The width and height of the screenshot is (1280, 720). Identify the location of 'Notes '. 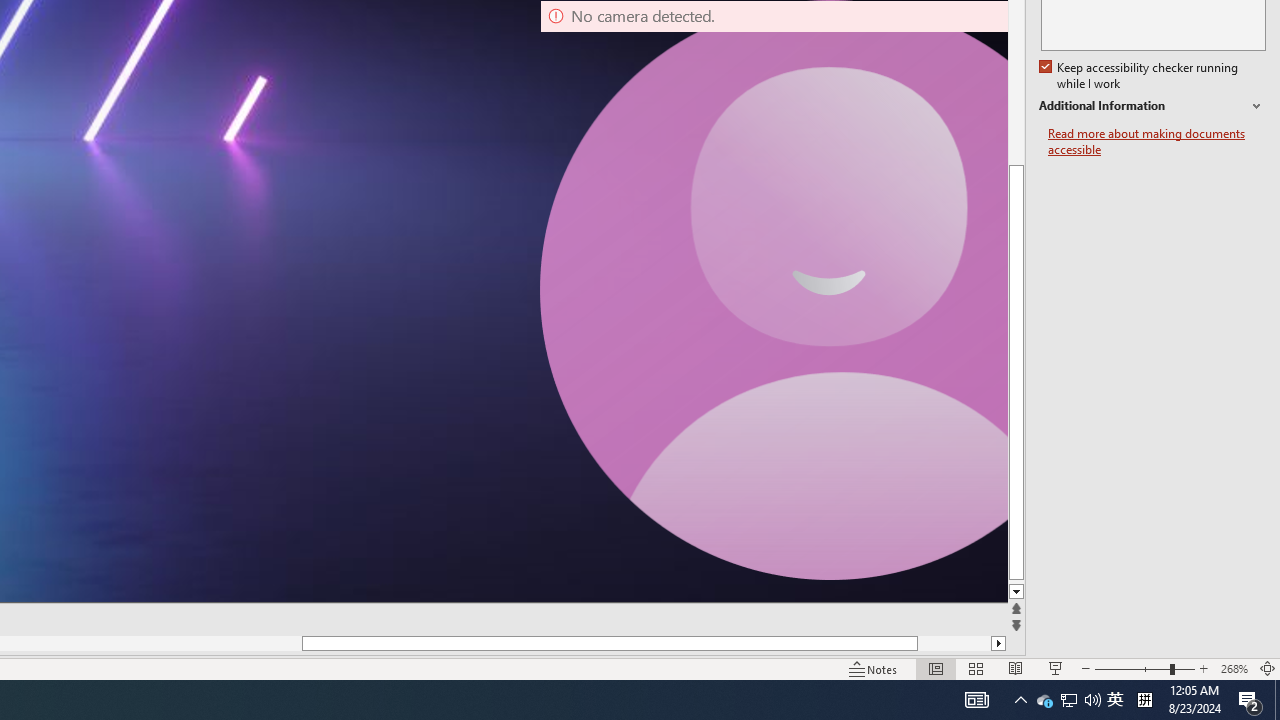
(874, 669).